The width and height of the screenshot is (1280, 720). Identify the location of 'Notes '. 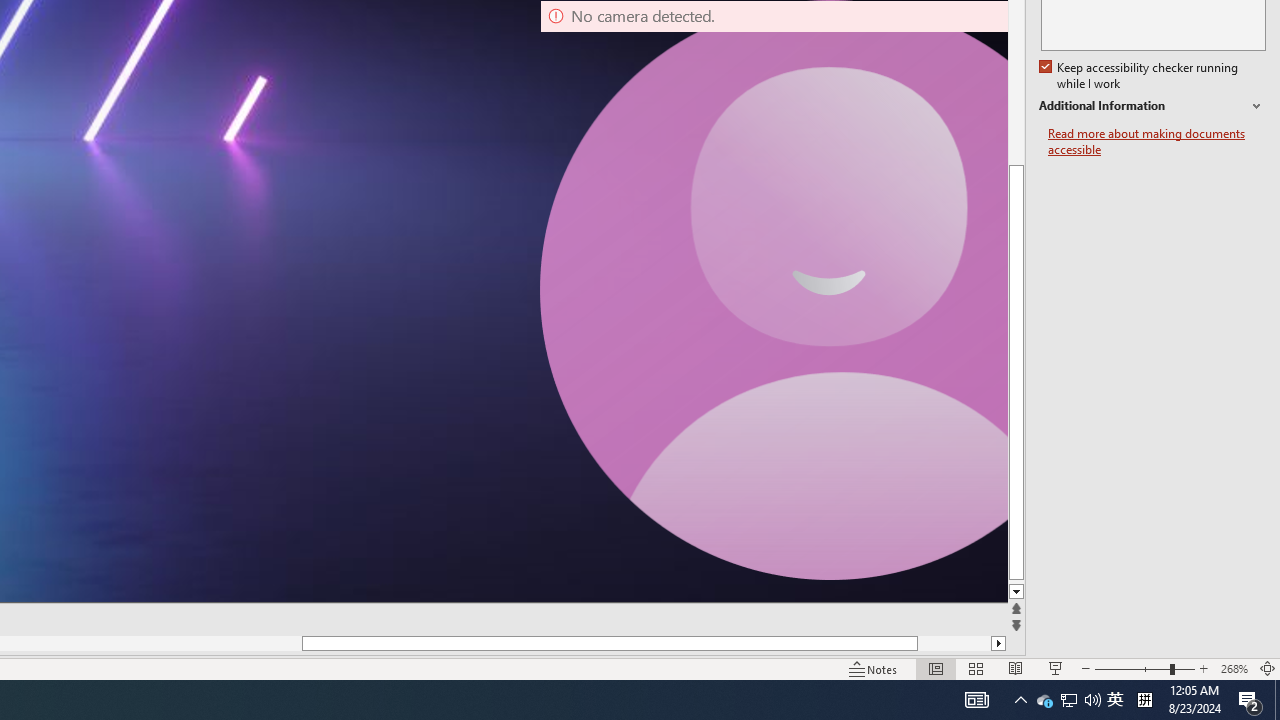
(874, 669).